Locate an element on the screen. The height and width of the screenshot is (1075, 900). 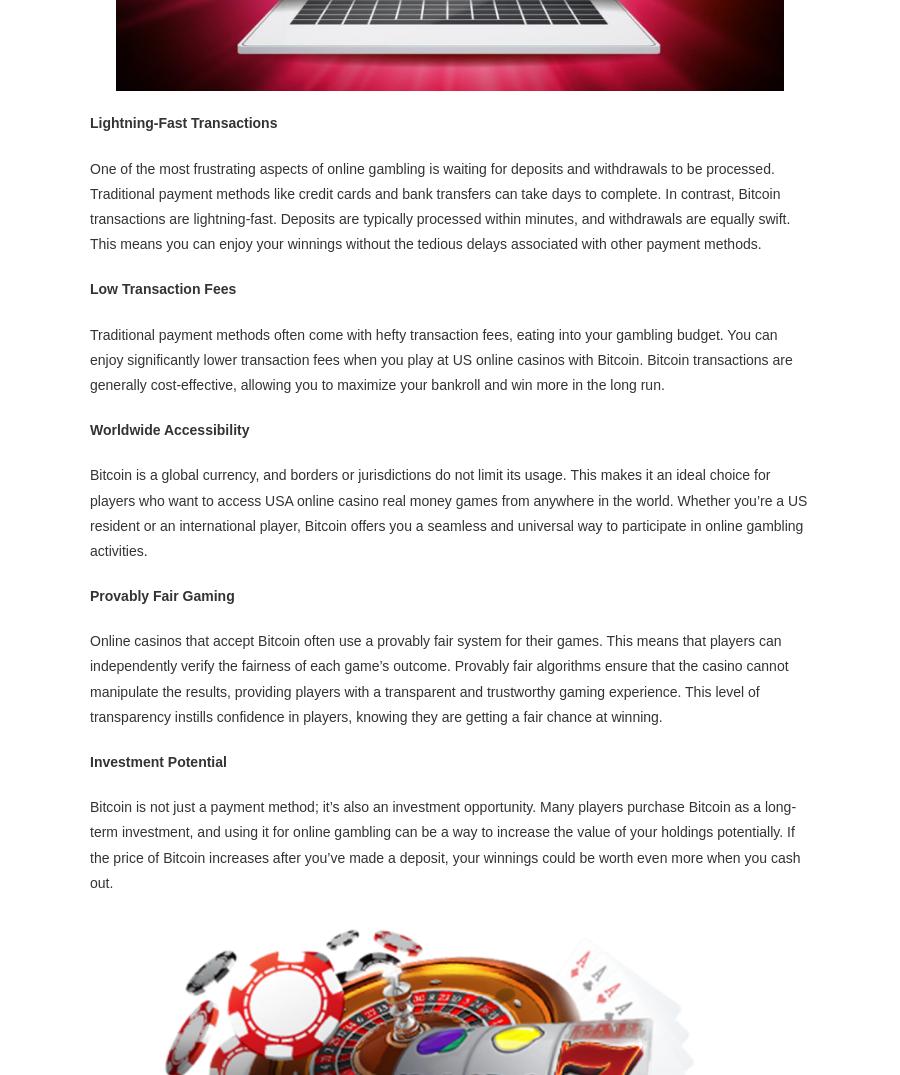
'Investment Potential' is located at coordinates (158, 760).